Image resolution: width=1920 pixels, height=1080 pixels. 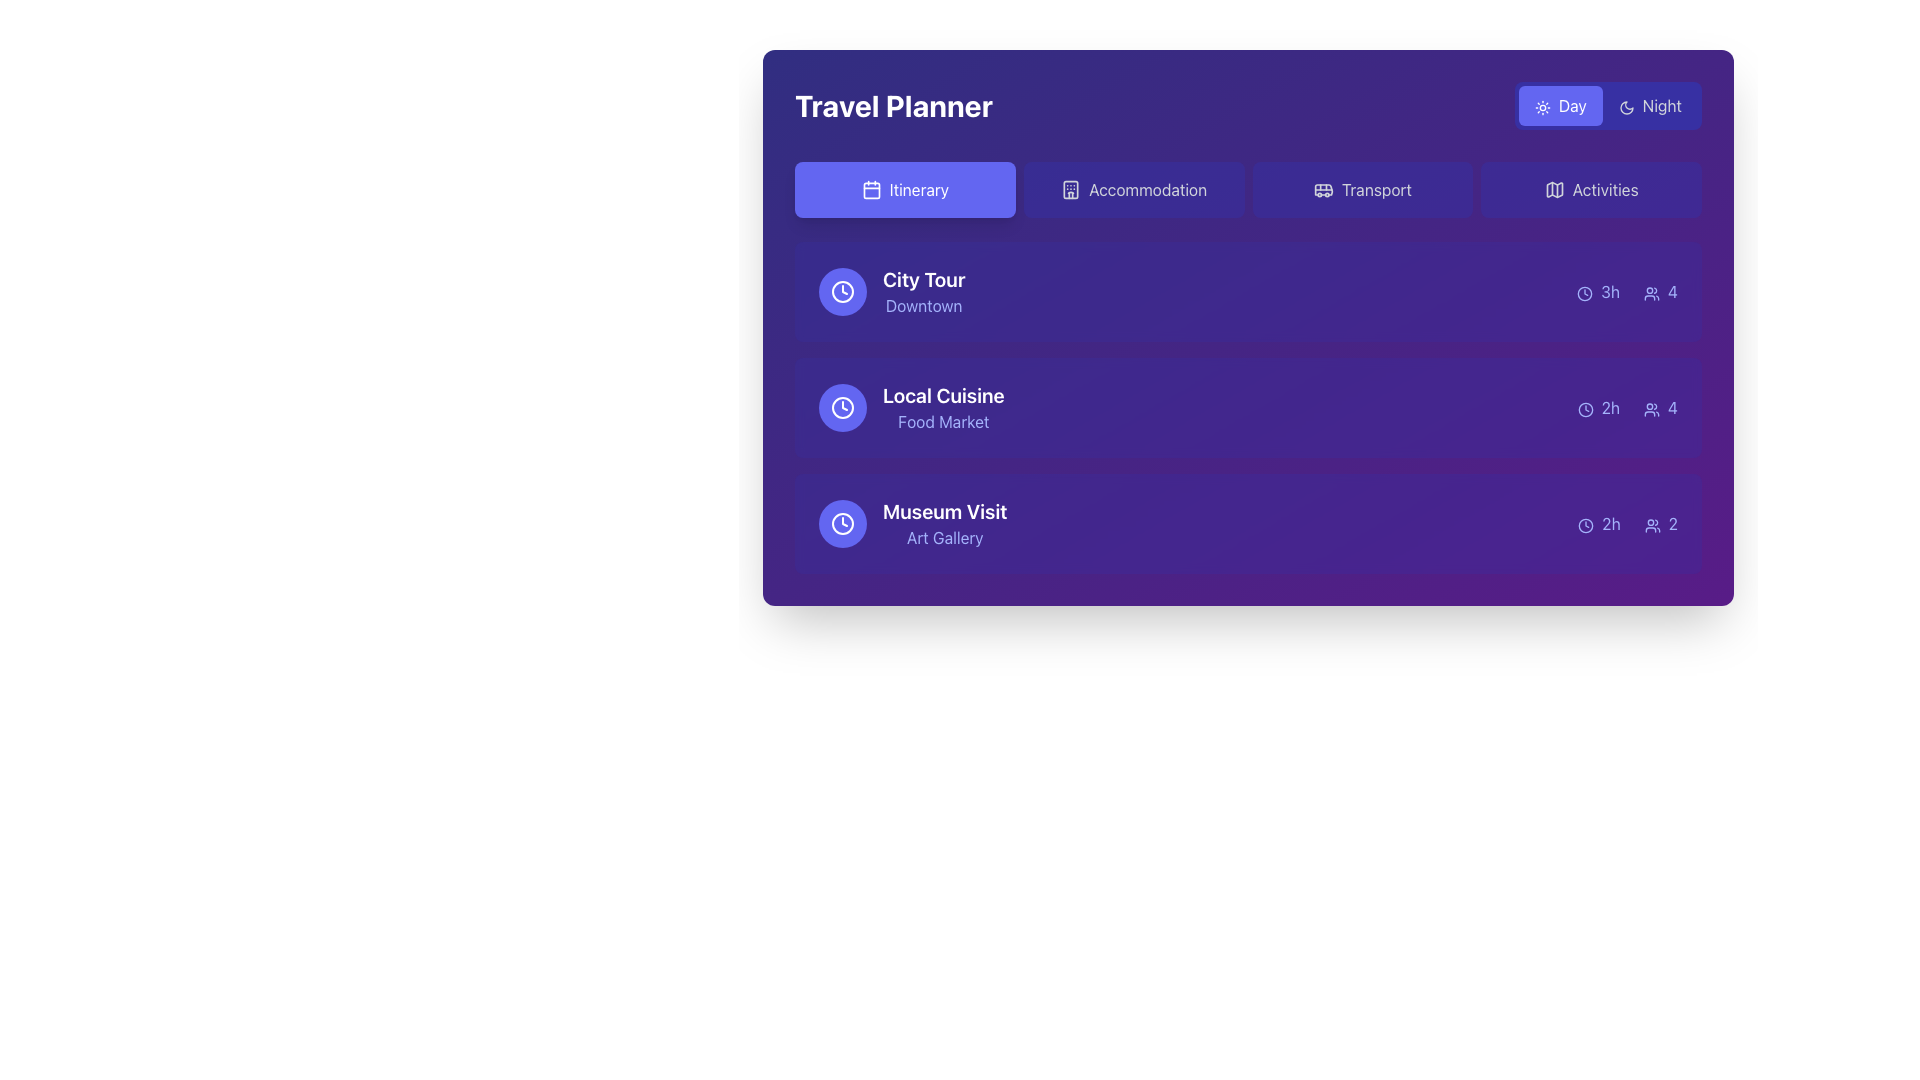 I want to click on the circular clock icon in the 'Travel Planner' section, which is located to the left of the text '2h', so click(x=1584, y=408).